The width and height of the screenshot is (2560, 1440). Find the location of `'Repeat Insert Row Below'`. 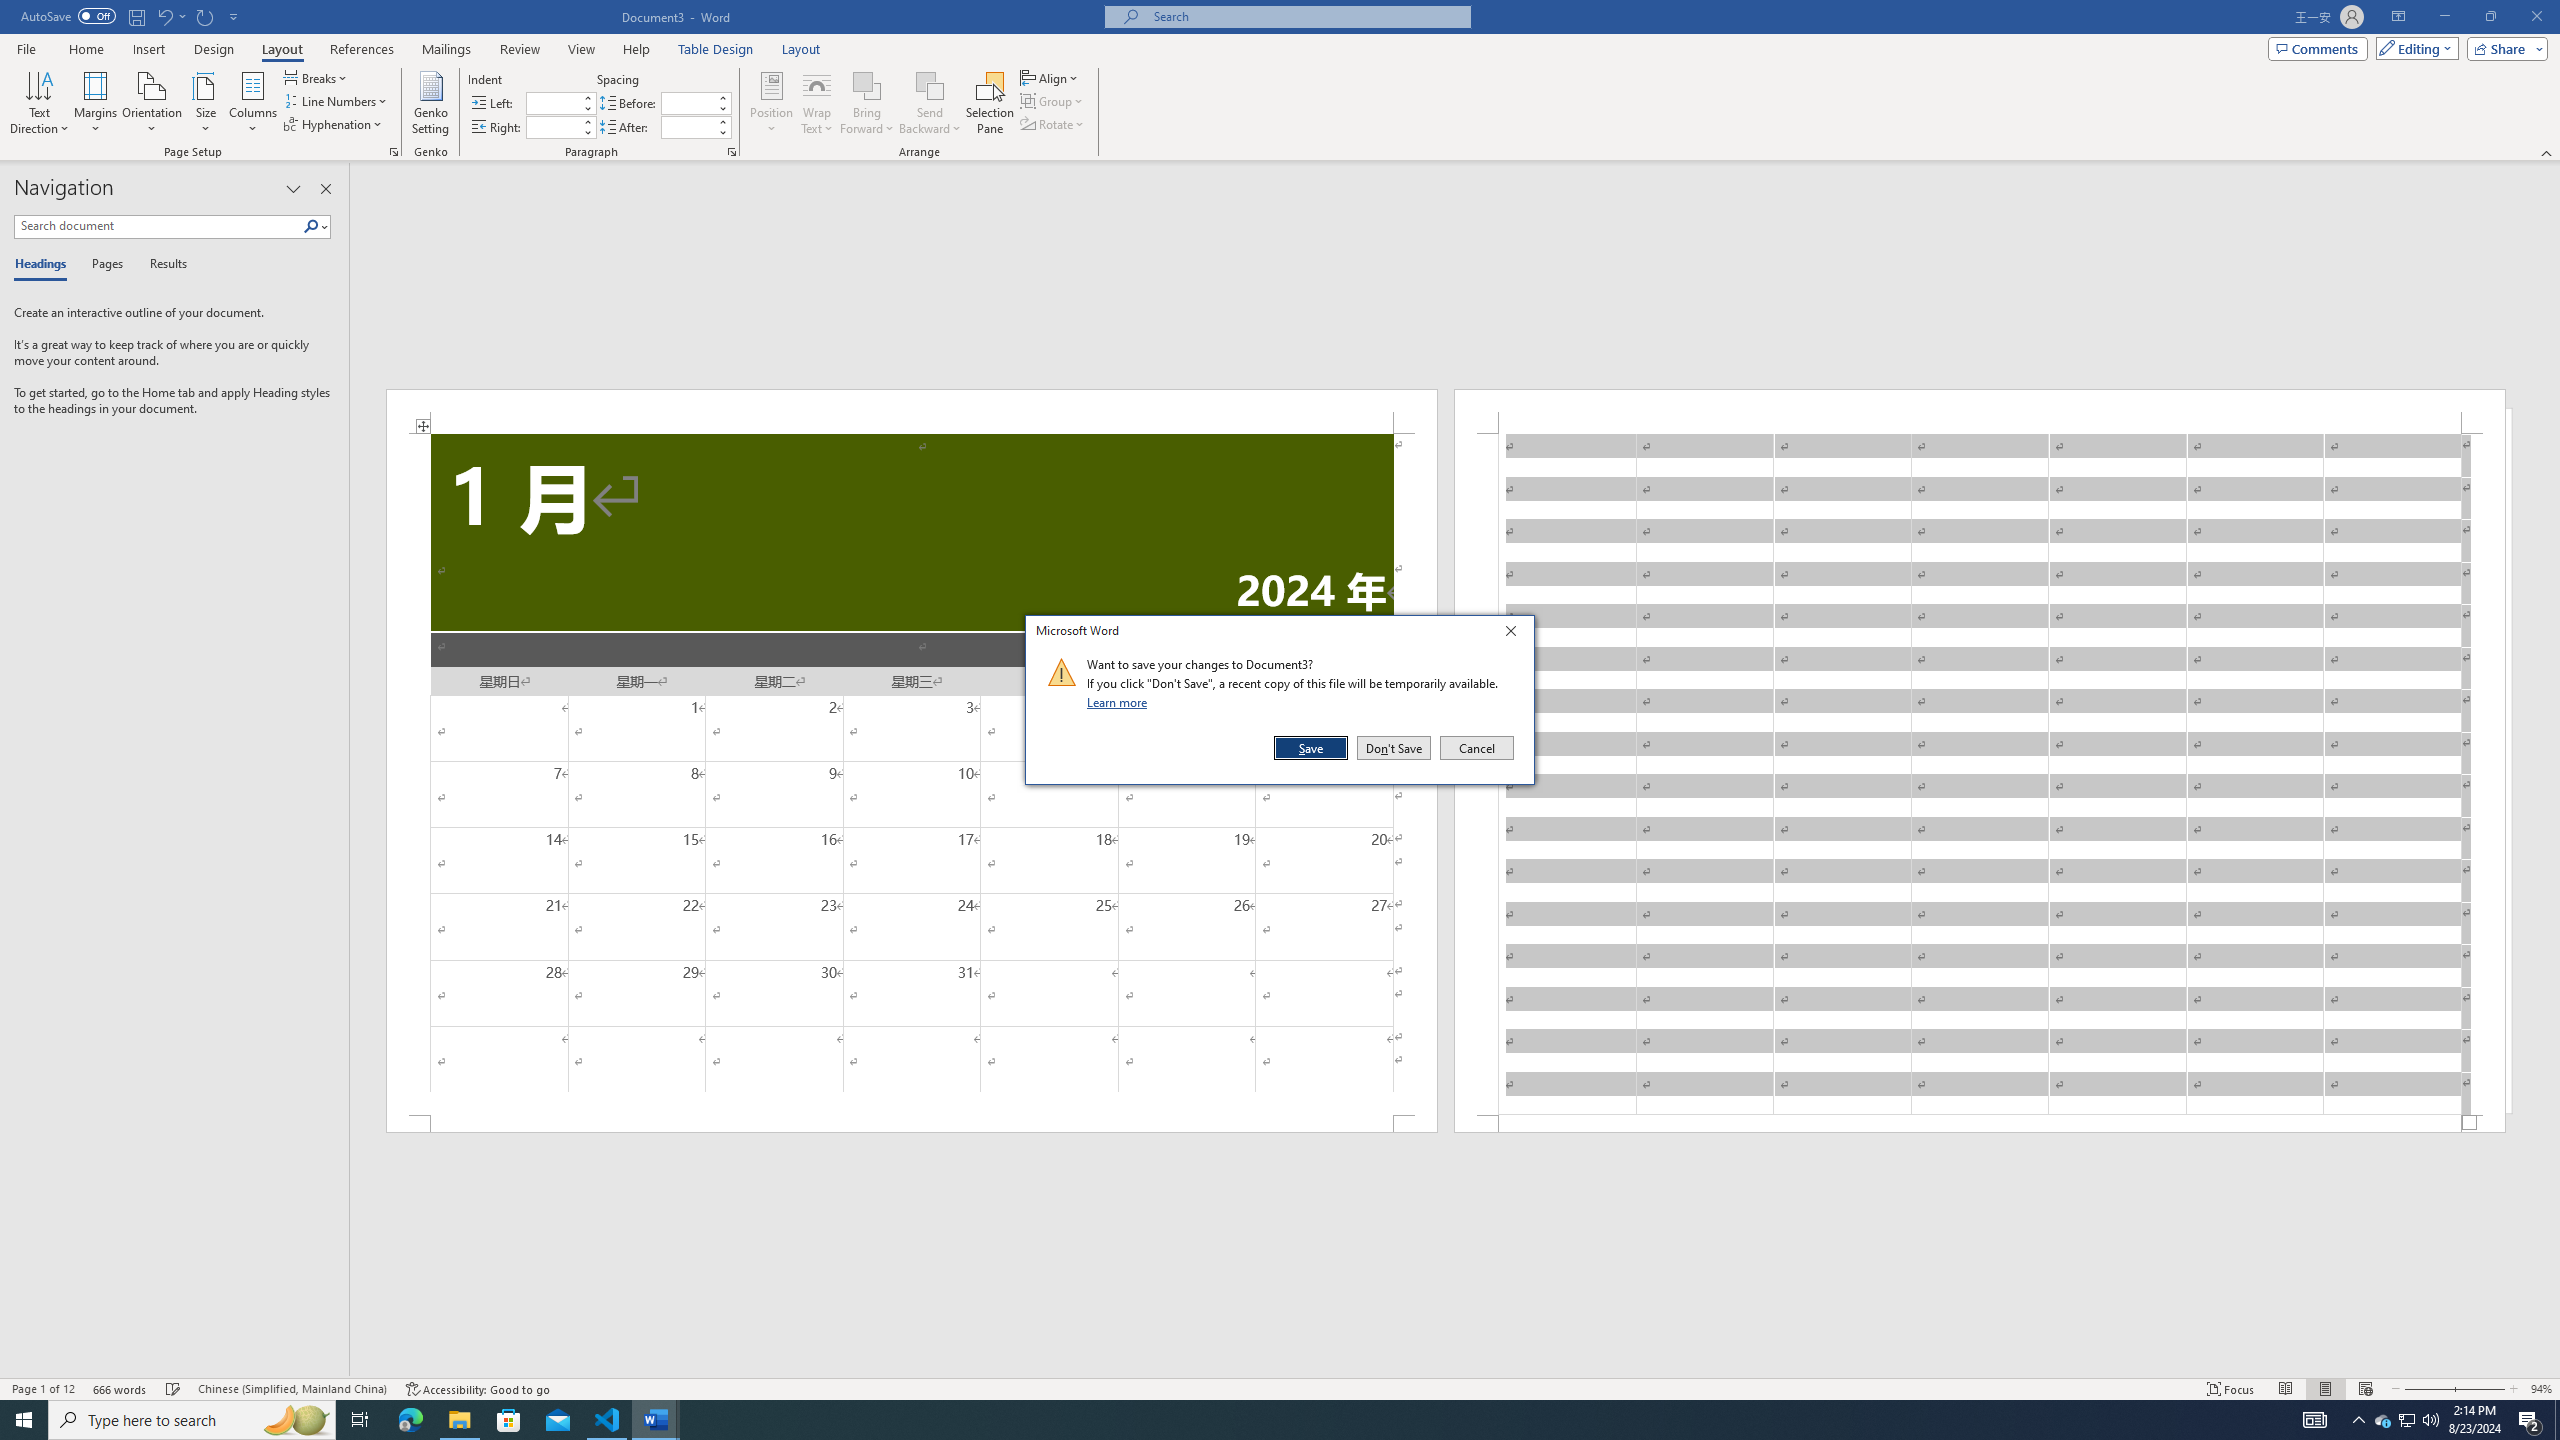

'Repeat Insert Row Below' is located at coordinates (205, 15).